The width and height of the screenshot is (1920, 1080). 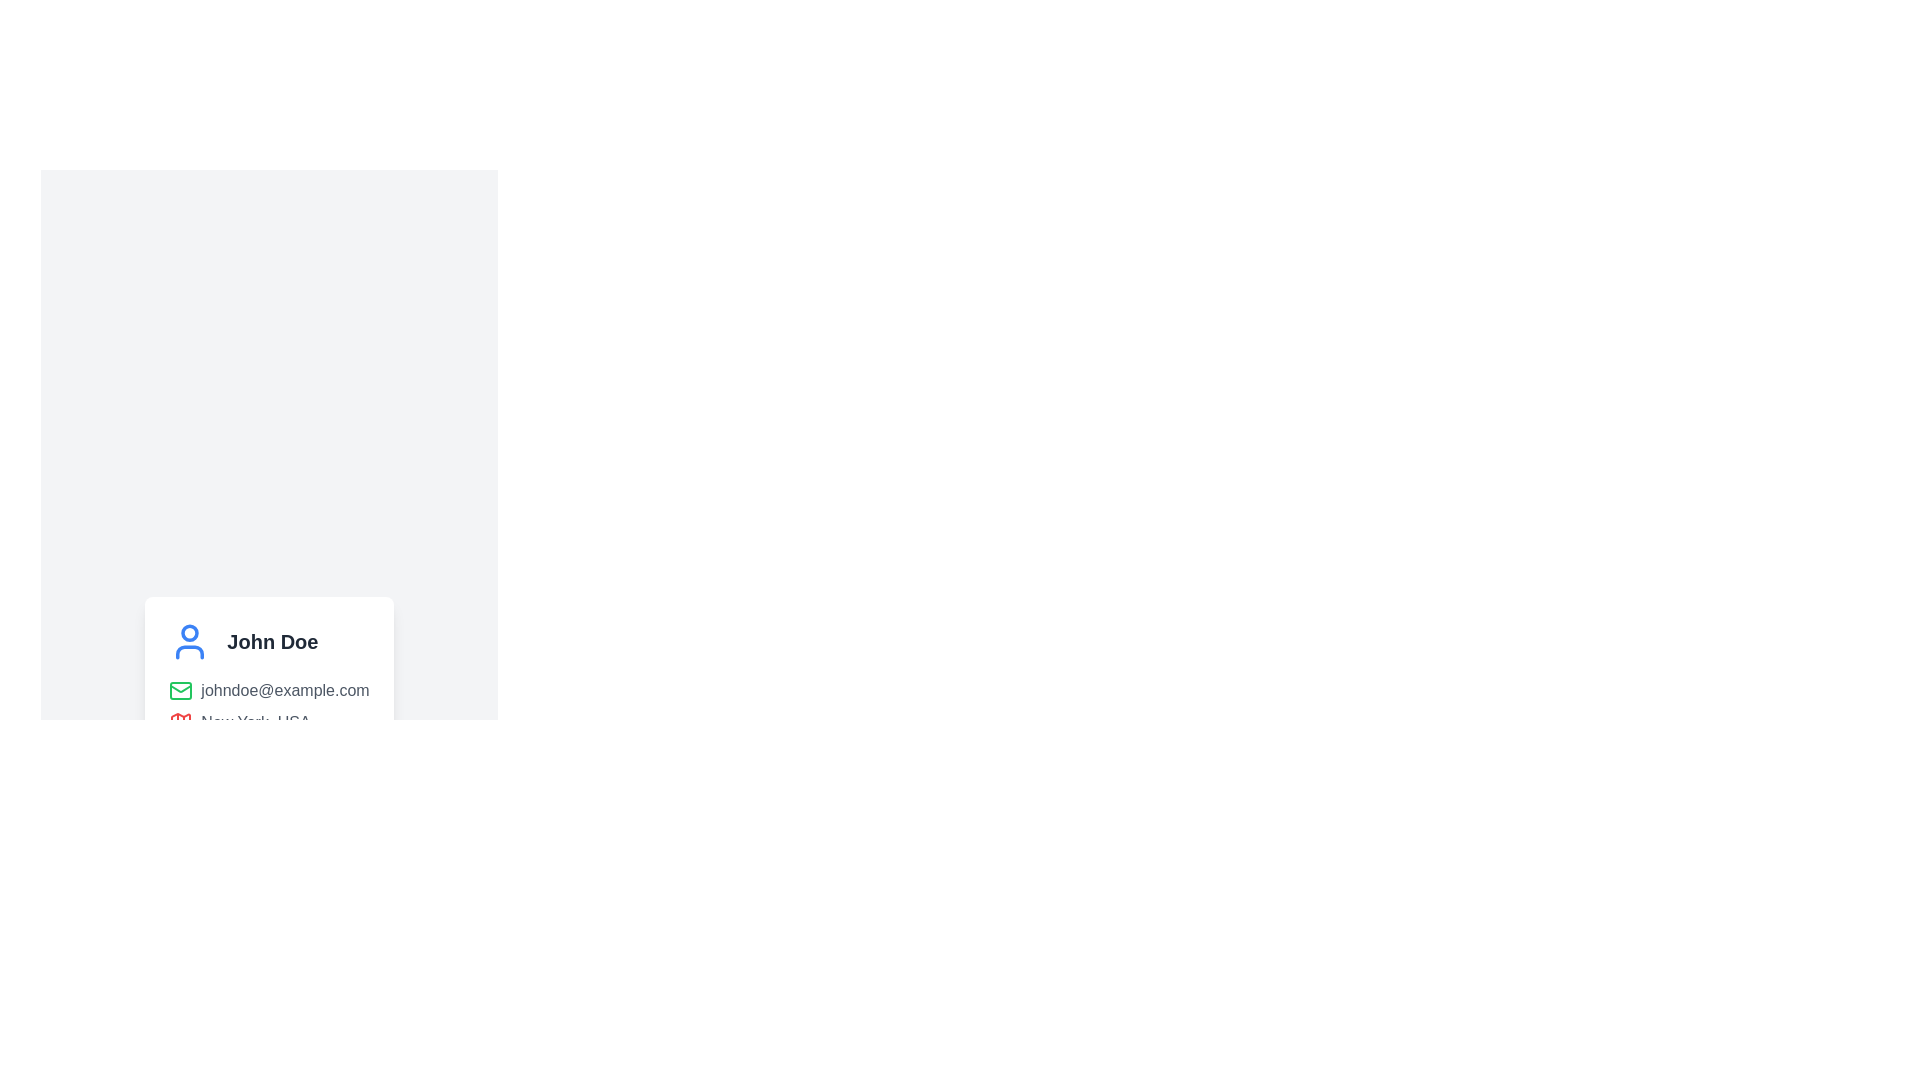 I want to click on the circular shape at the top of the user profile icon, which represents the head, so click(x=190, y=633).